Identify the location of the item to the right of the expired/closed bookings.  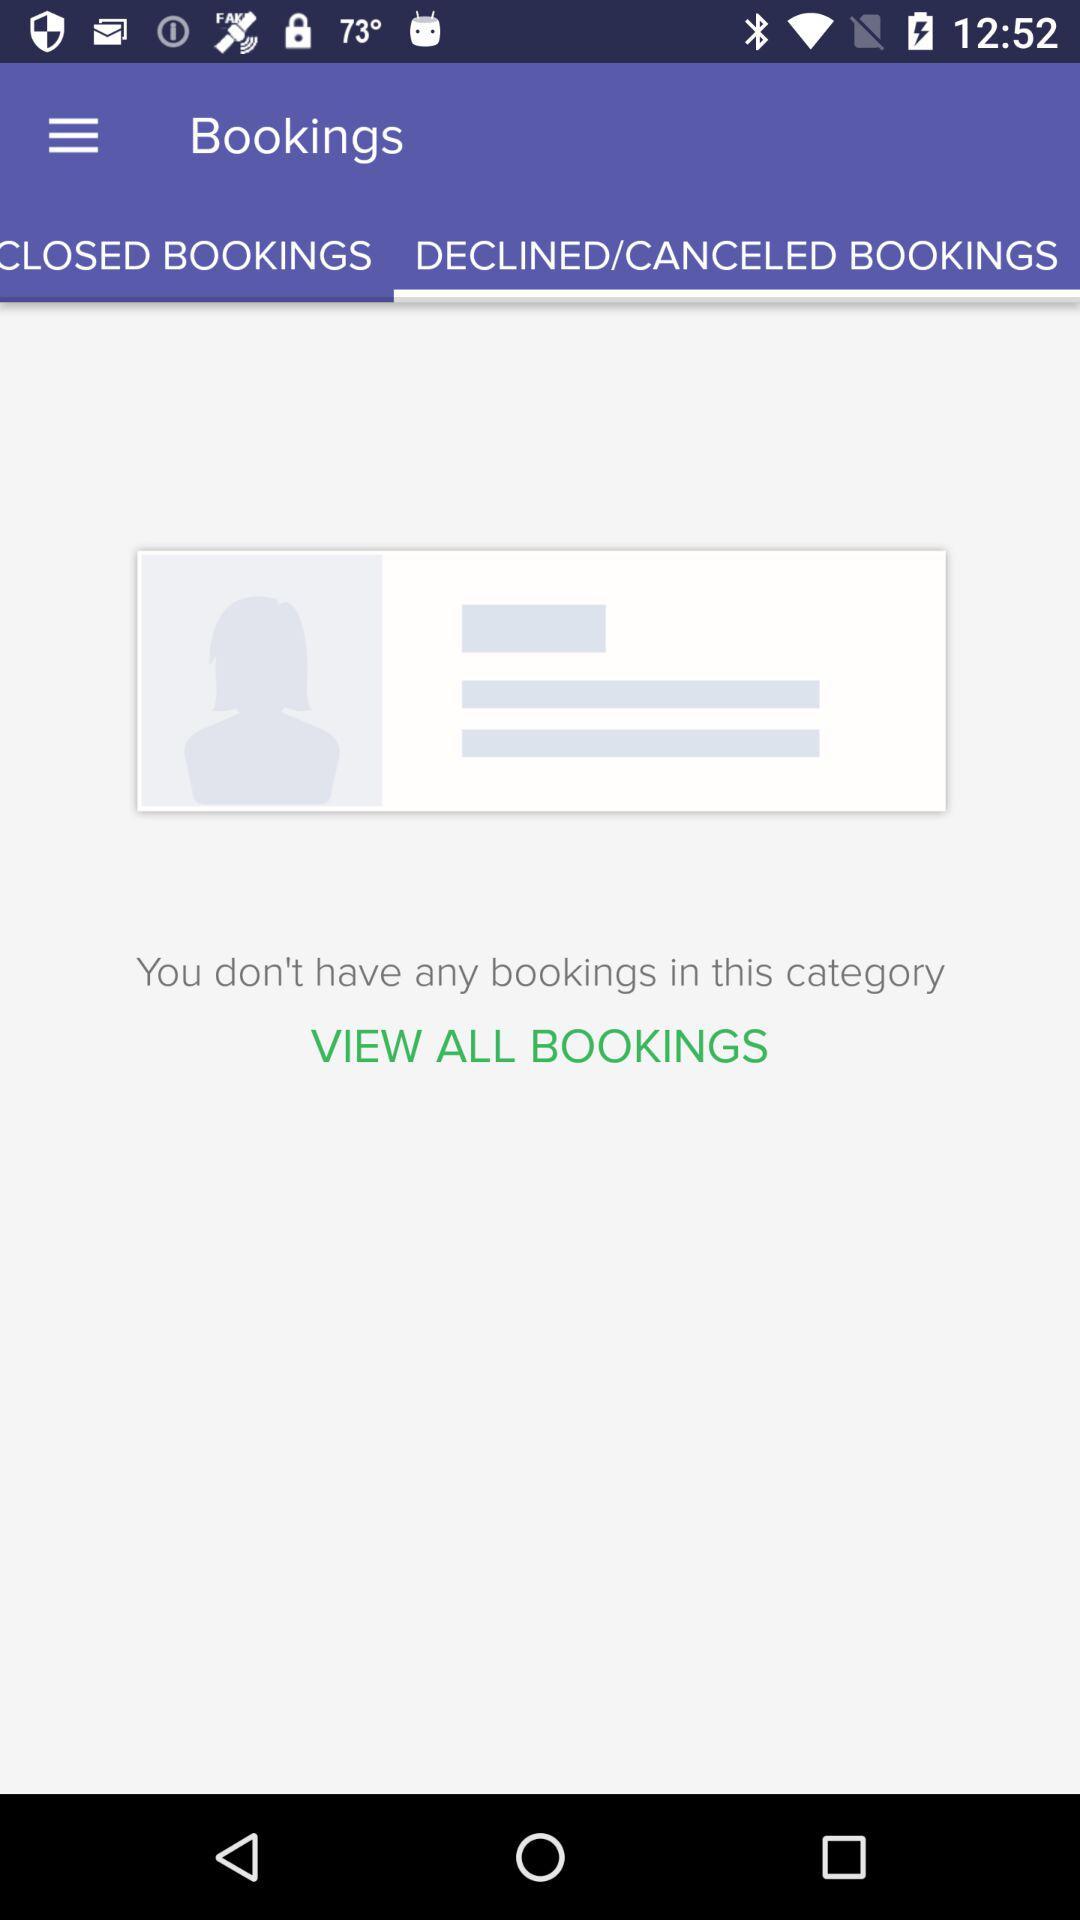
(736, 255).